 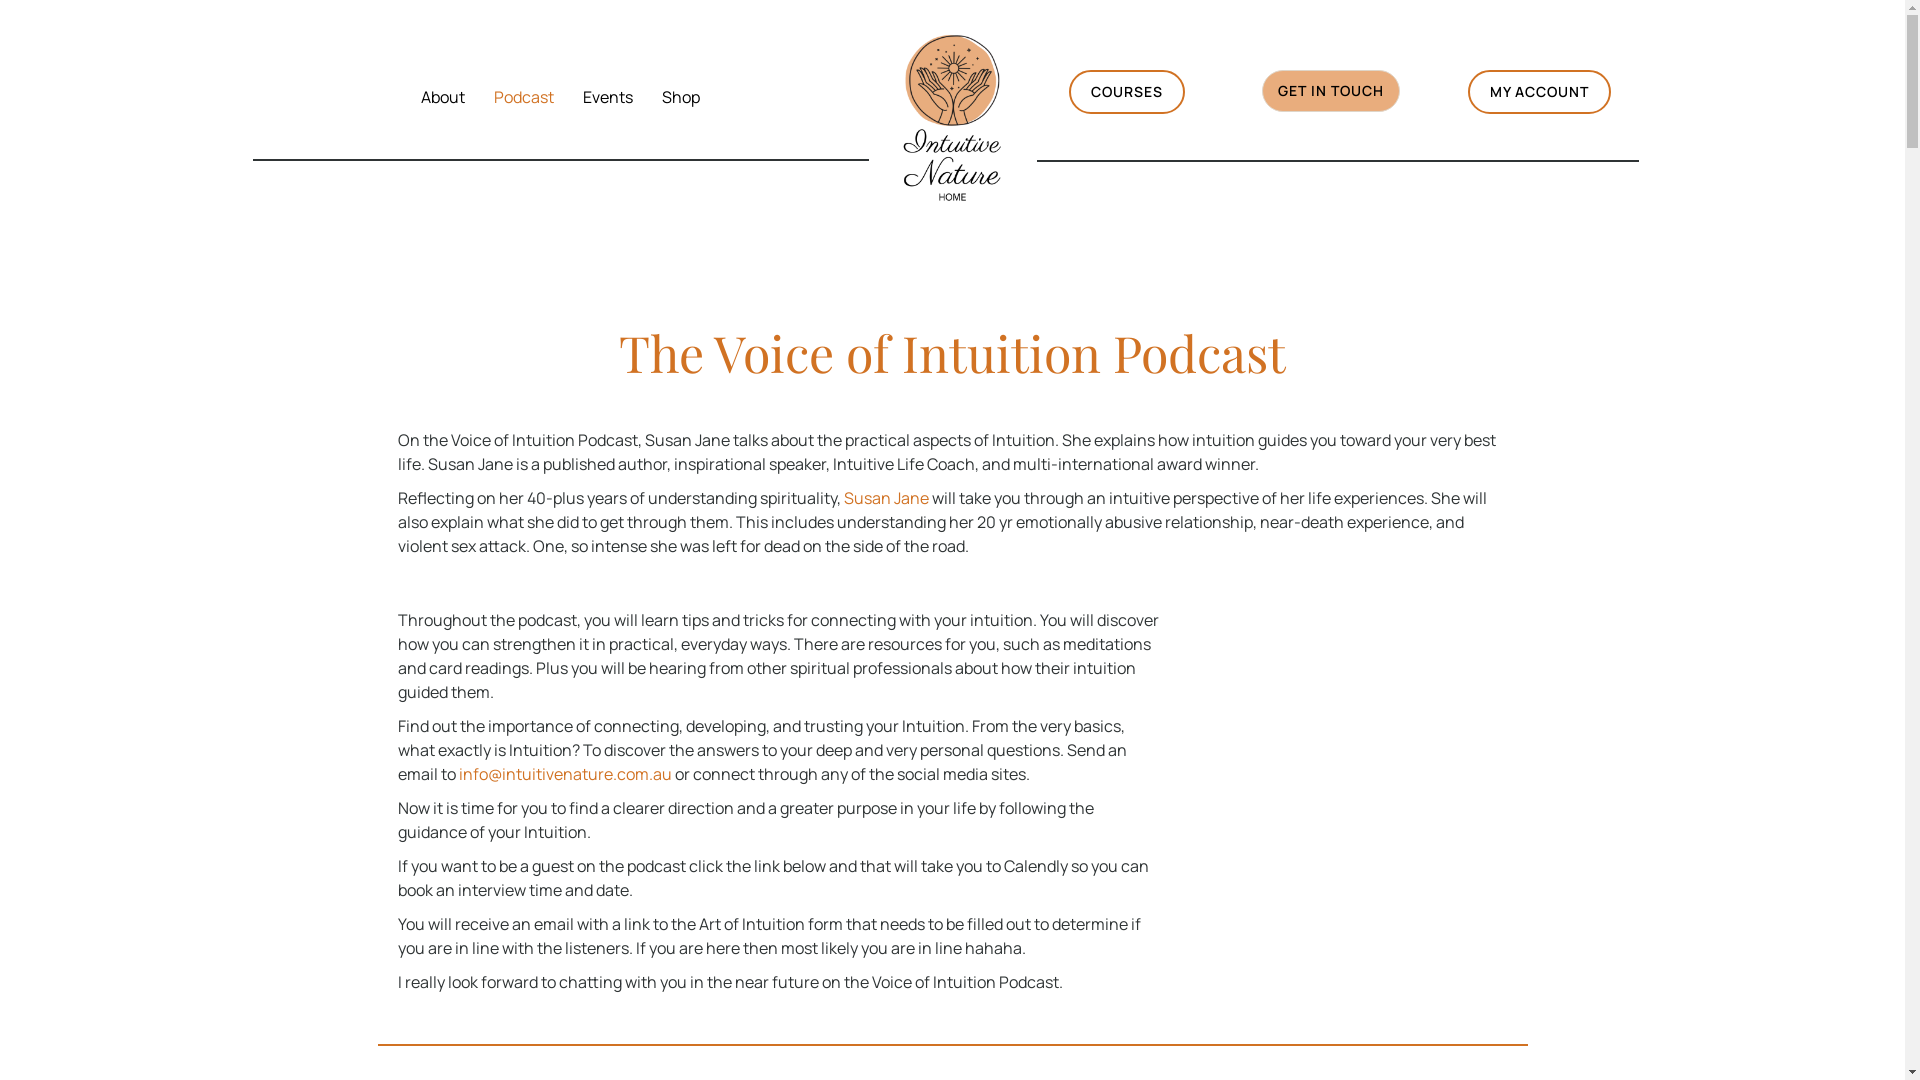 I want to click on 'Shop', so click(x=648, y=96).